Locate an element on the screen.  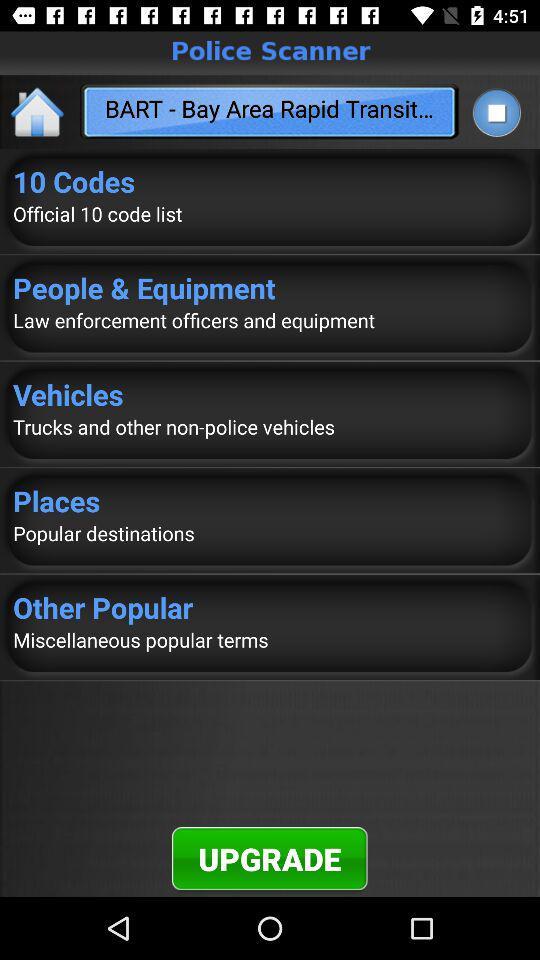
the icon above the 10 codes item is located at coordinates (38, 111).